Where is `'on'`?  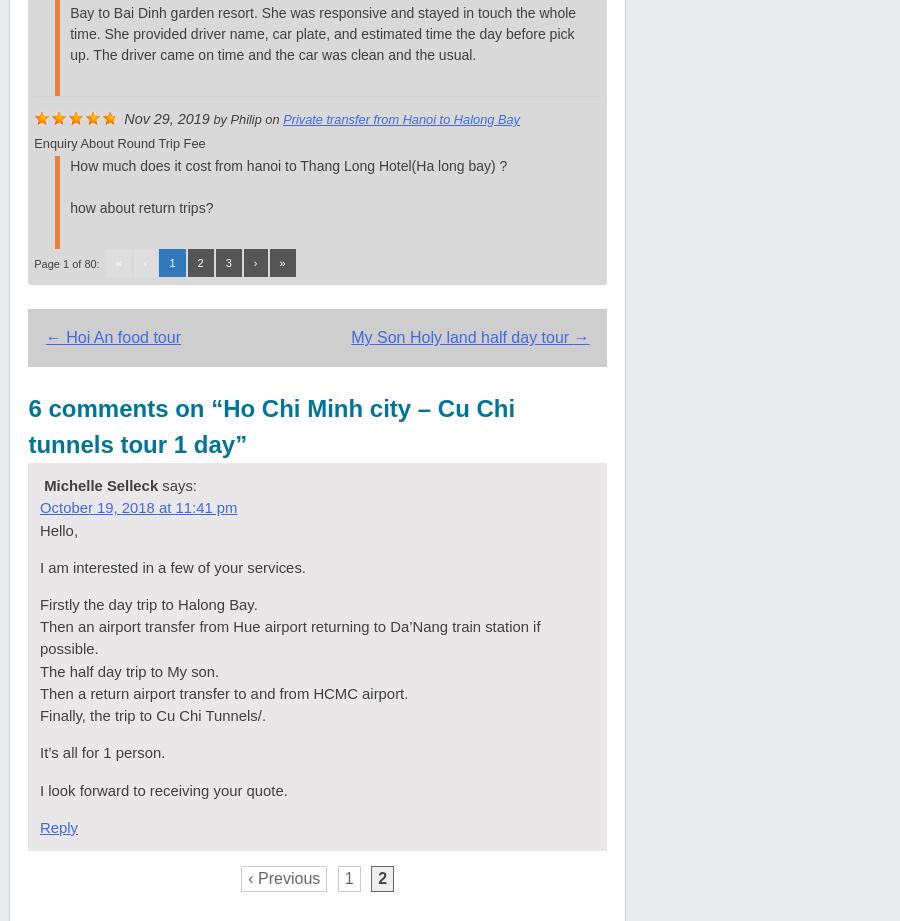 'on' is located at coordinates (270, 118).